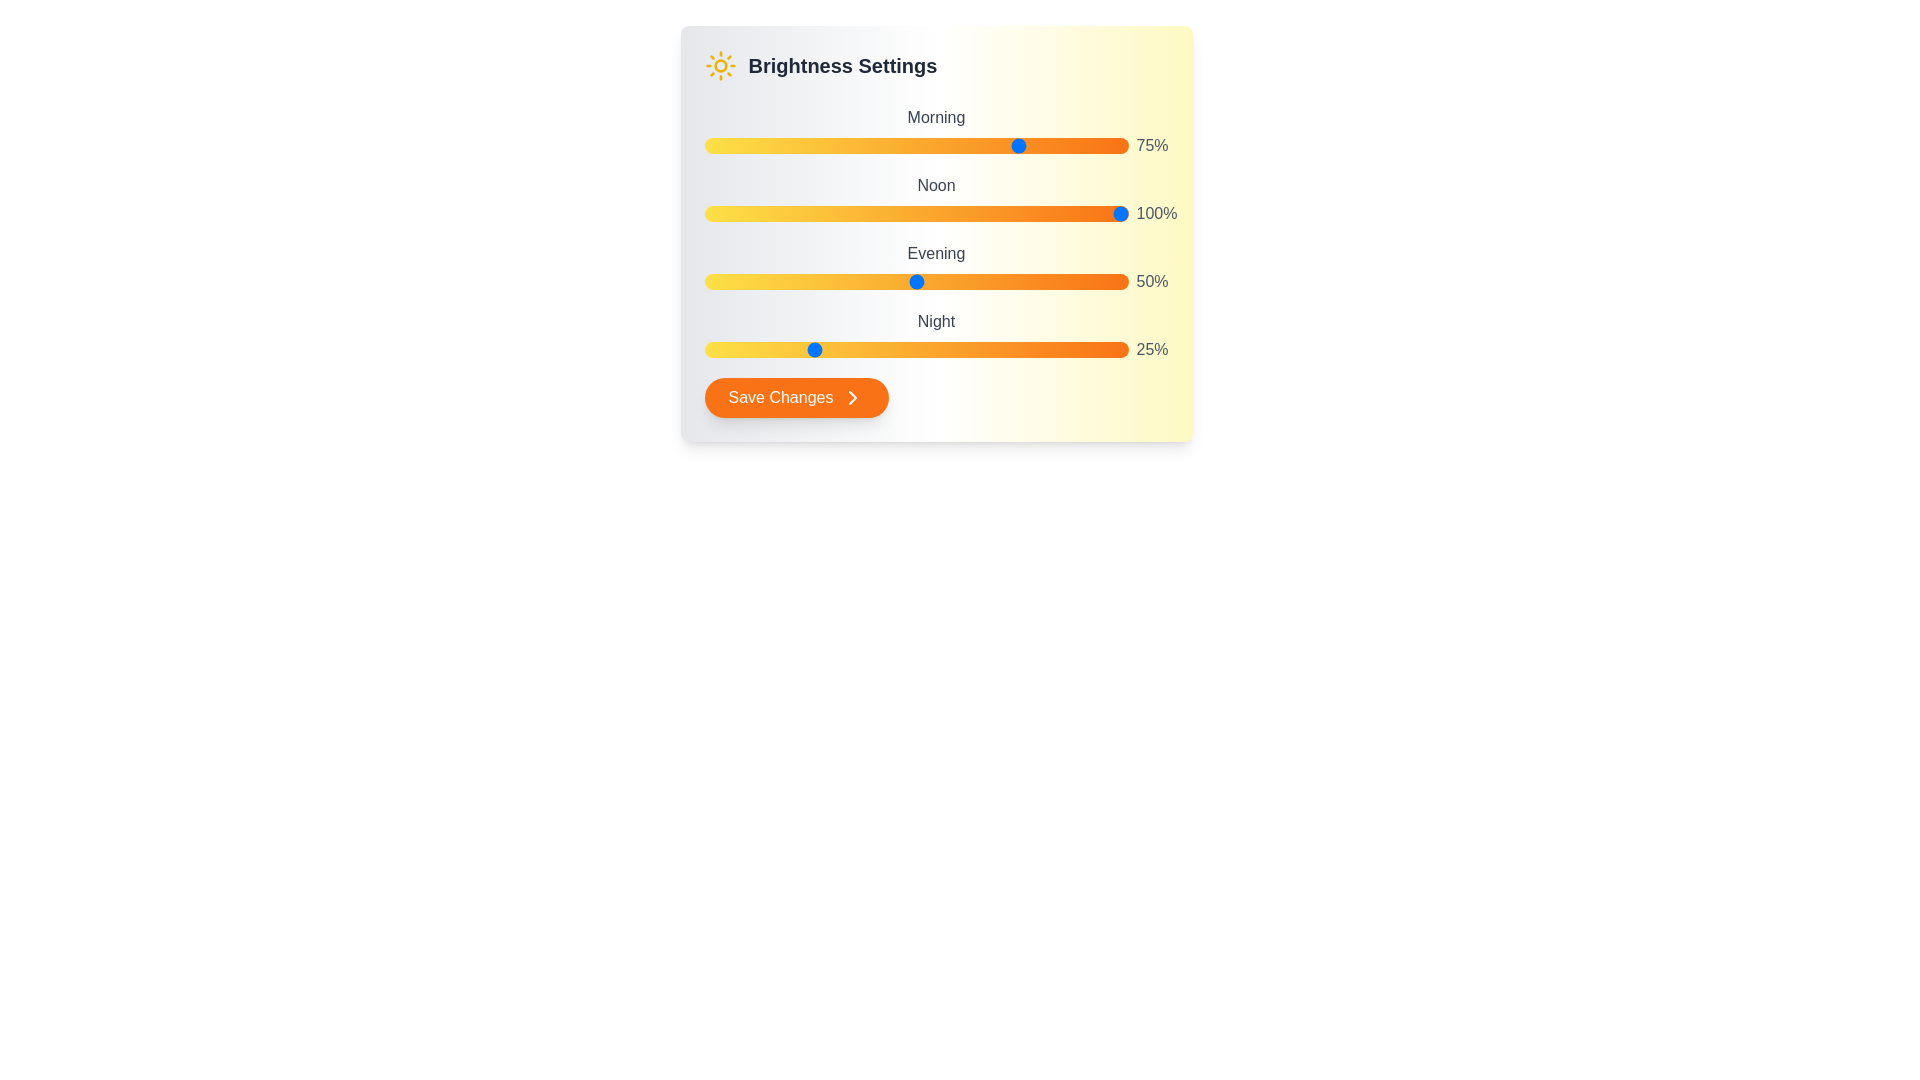 This screenshot has height=1080, width=1920. Describe the element at coordinates (795, 397) in the screenshot. I see `the 'Save Changes' button` at that location.